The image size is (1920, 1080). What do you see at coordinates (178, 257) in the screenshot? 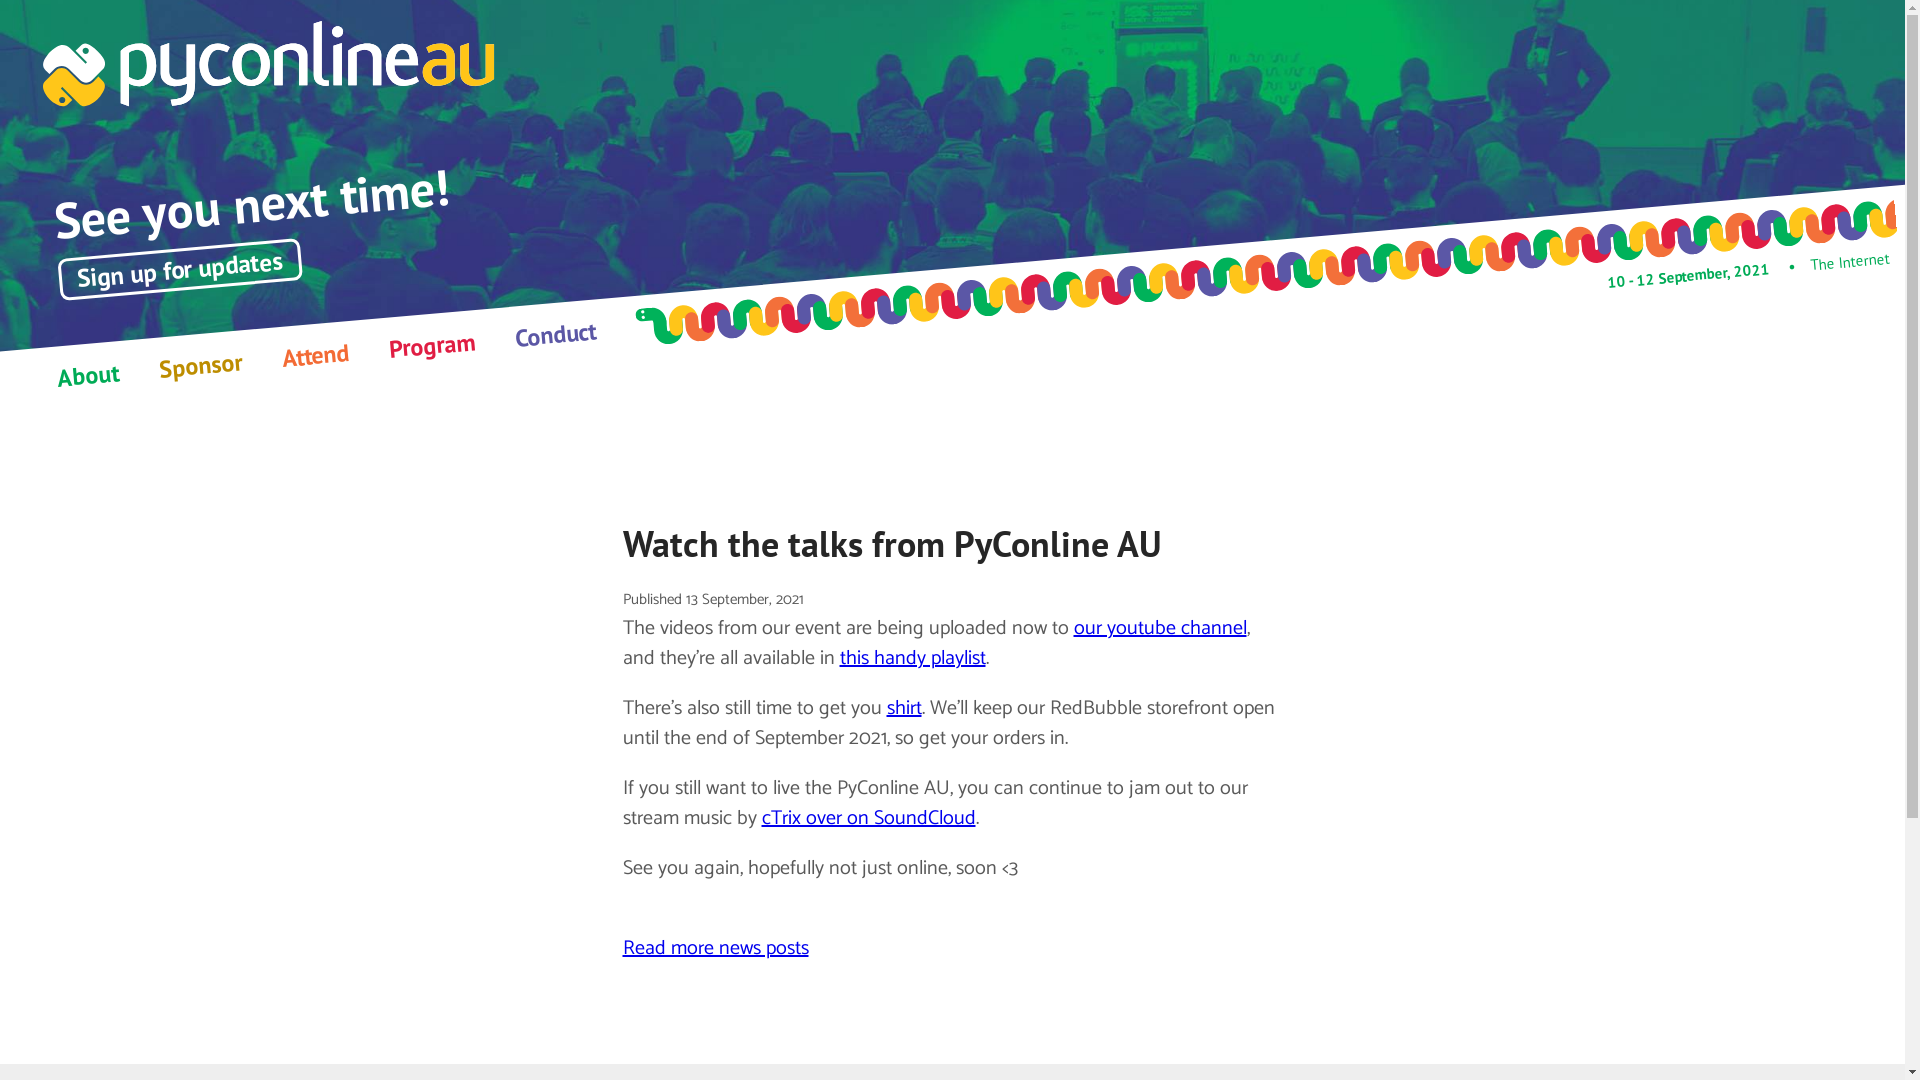
I see `'Sign up for updates'` at bounding box center [178, 257].